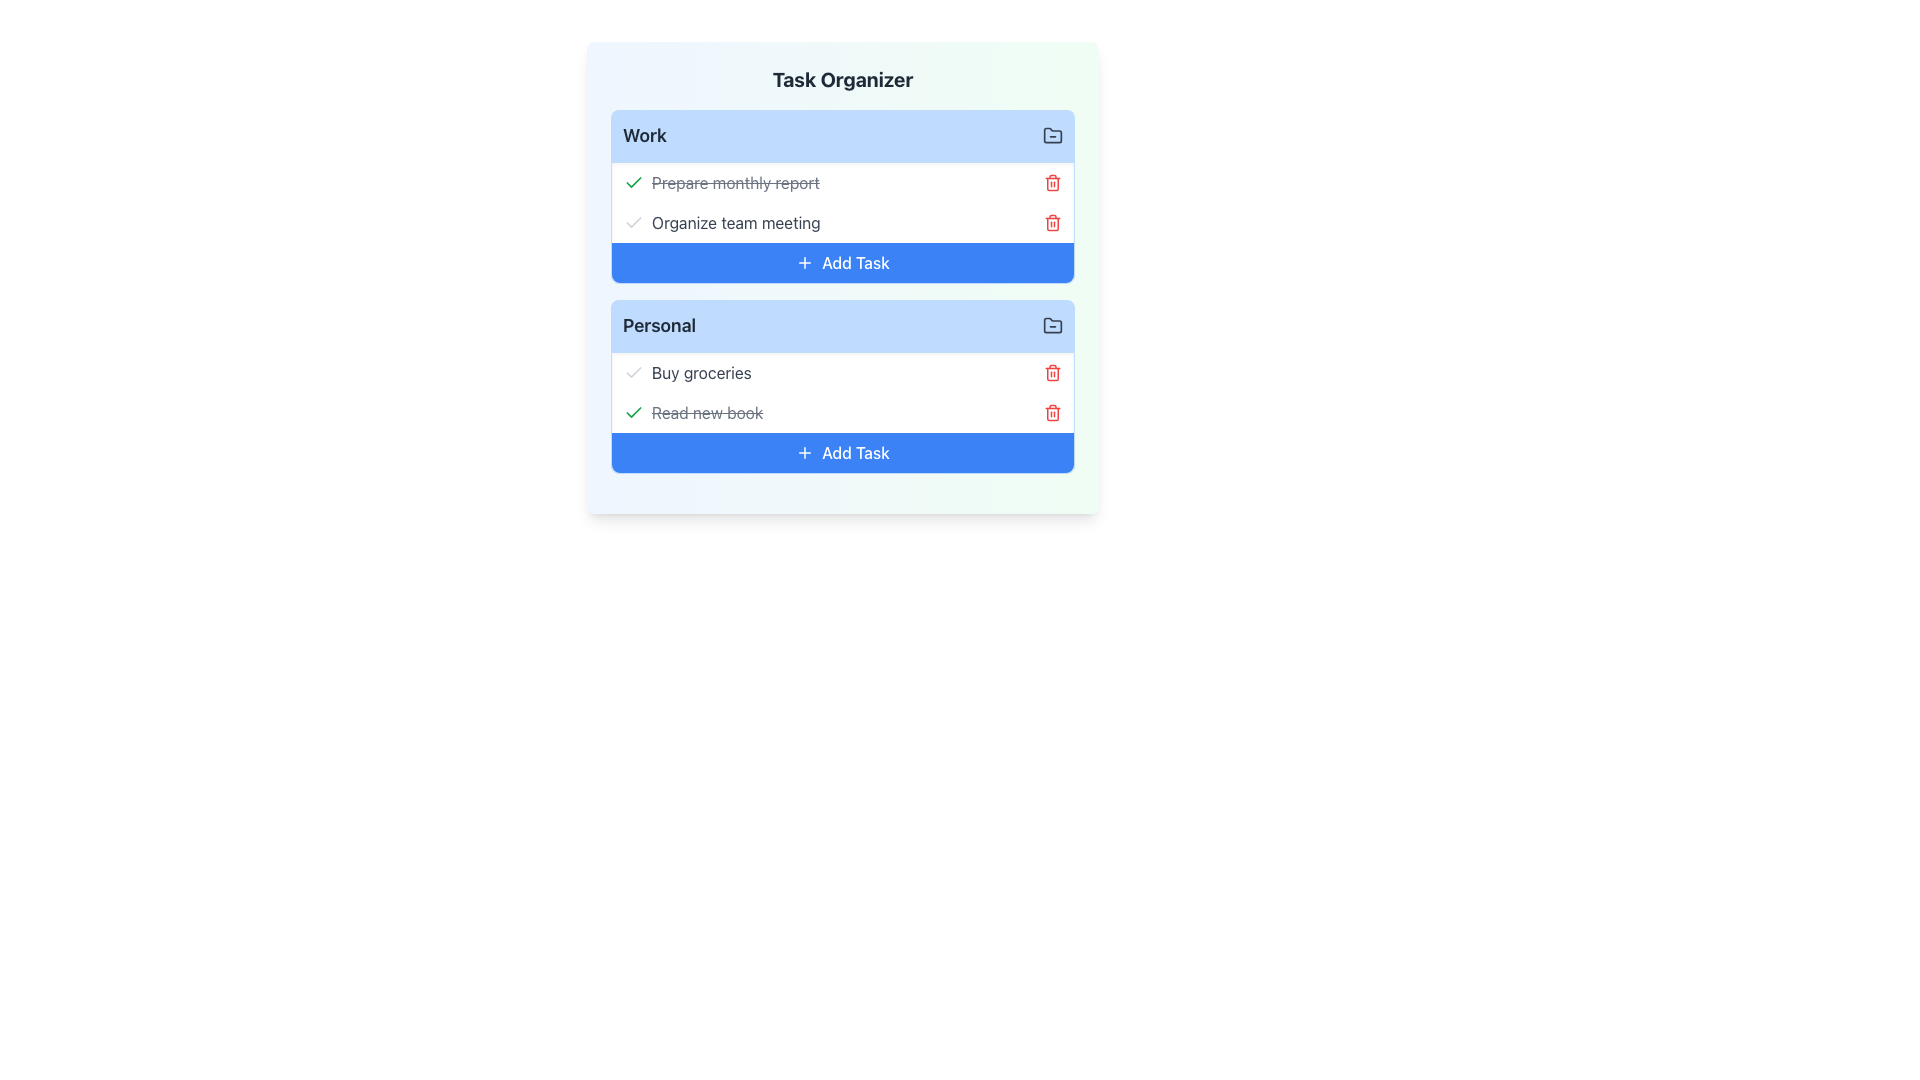 The width and height of the screenshot is (1920, 1080). I want to click on the static text label representing a task in the 'Personal' list of the task organizer, located under the 'Task Organizer' heading and to the right of the checkmark icon, so click(701, 373).